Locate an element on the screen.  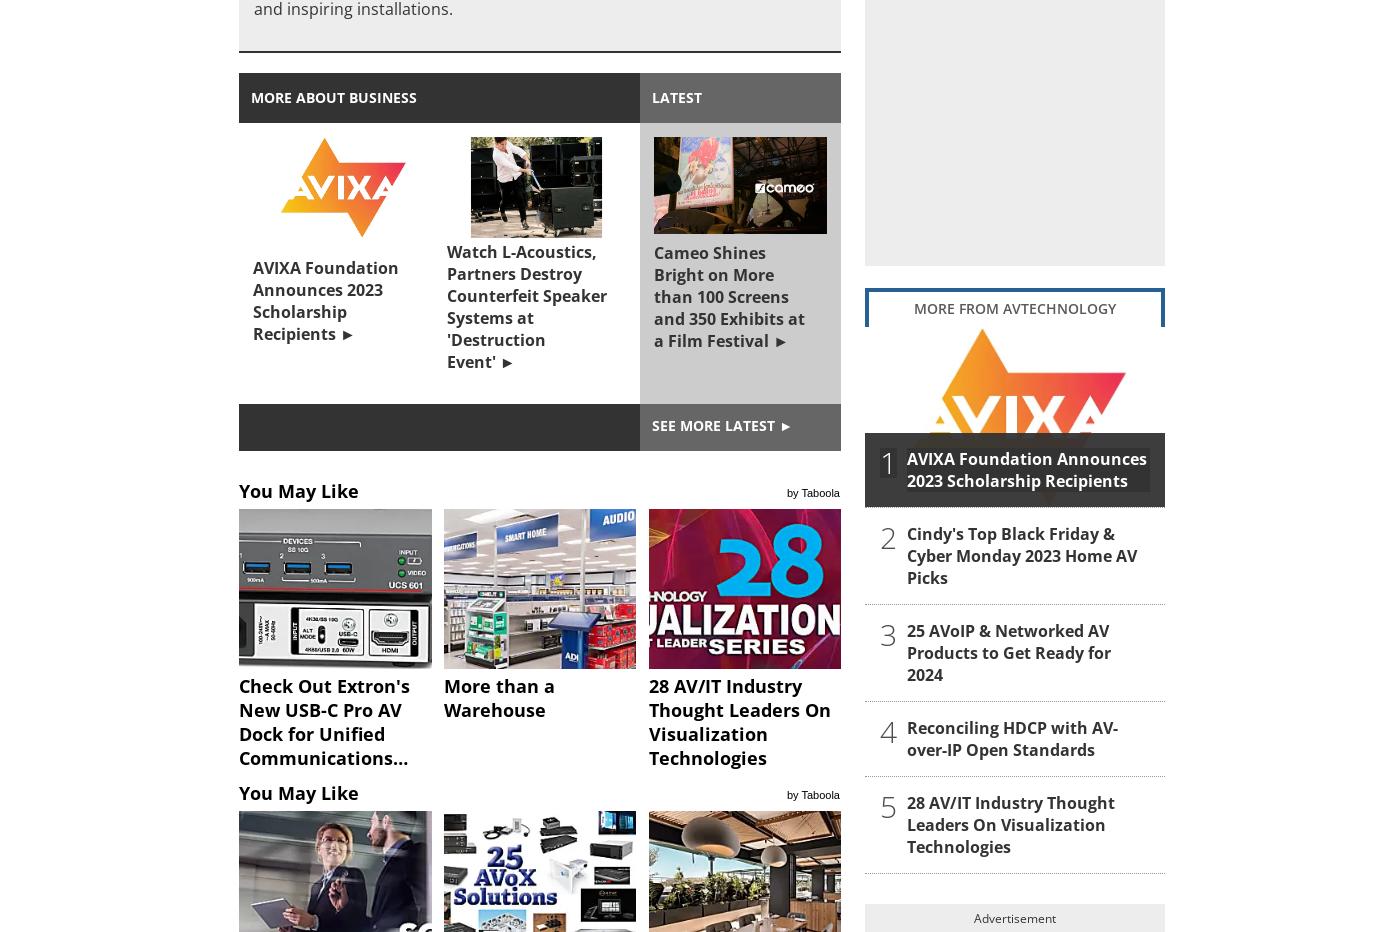
'Cindy's Top Black Friday & Cyber Monday 2023 Home AV Picks' is located at coordinates (1022, 555).